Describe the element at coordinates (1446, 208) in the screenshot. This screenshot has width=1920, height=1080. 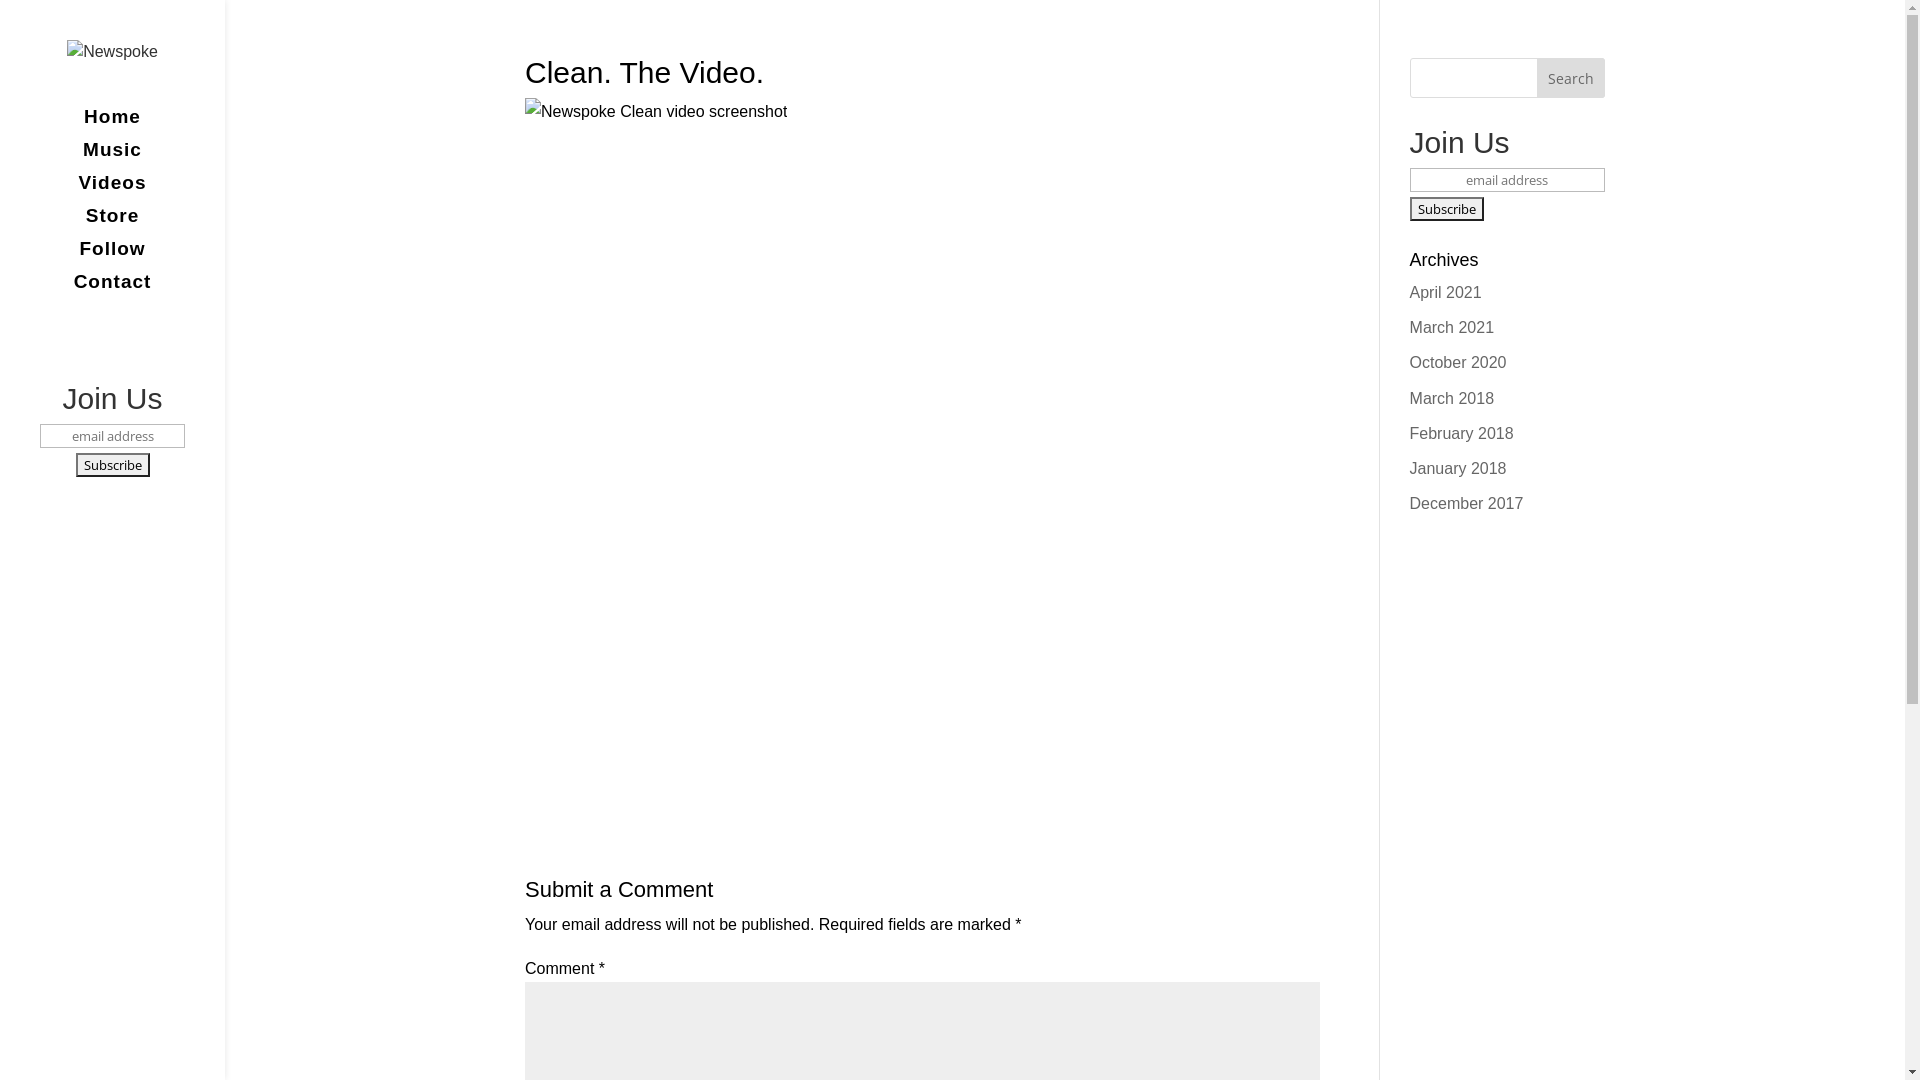
I see `'Subscribe'` at that location.